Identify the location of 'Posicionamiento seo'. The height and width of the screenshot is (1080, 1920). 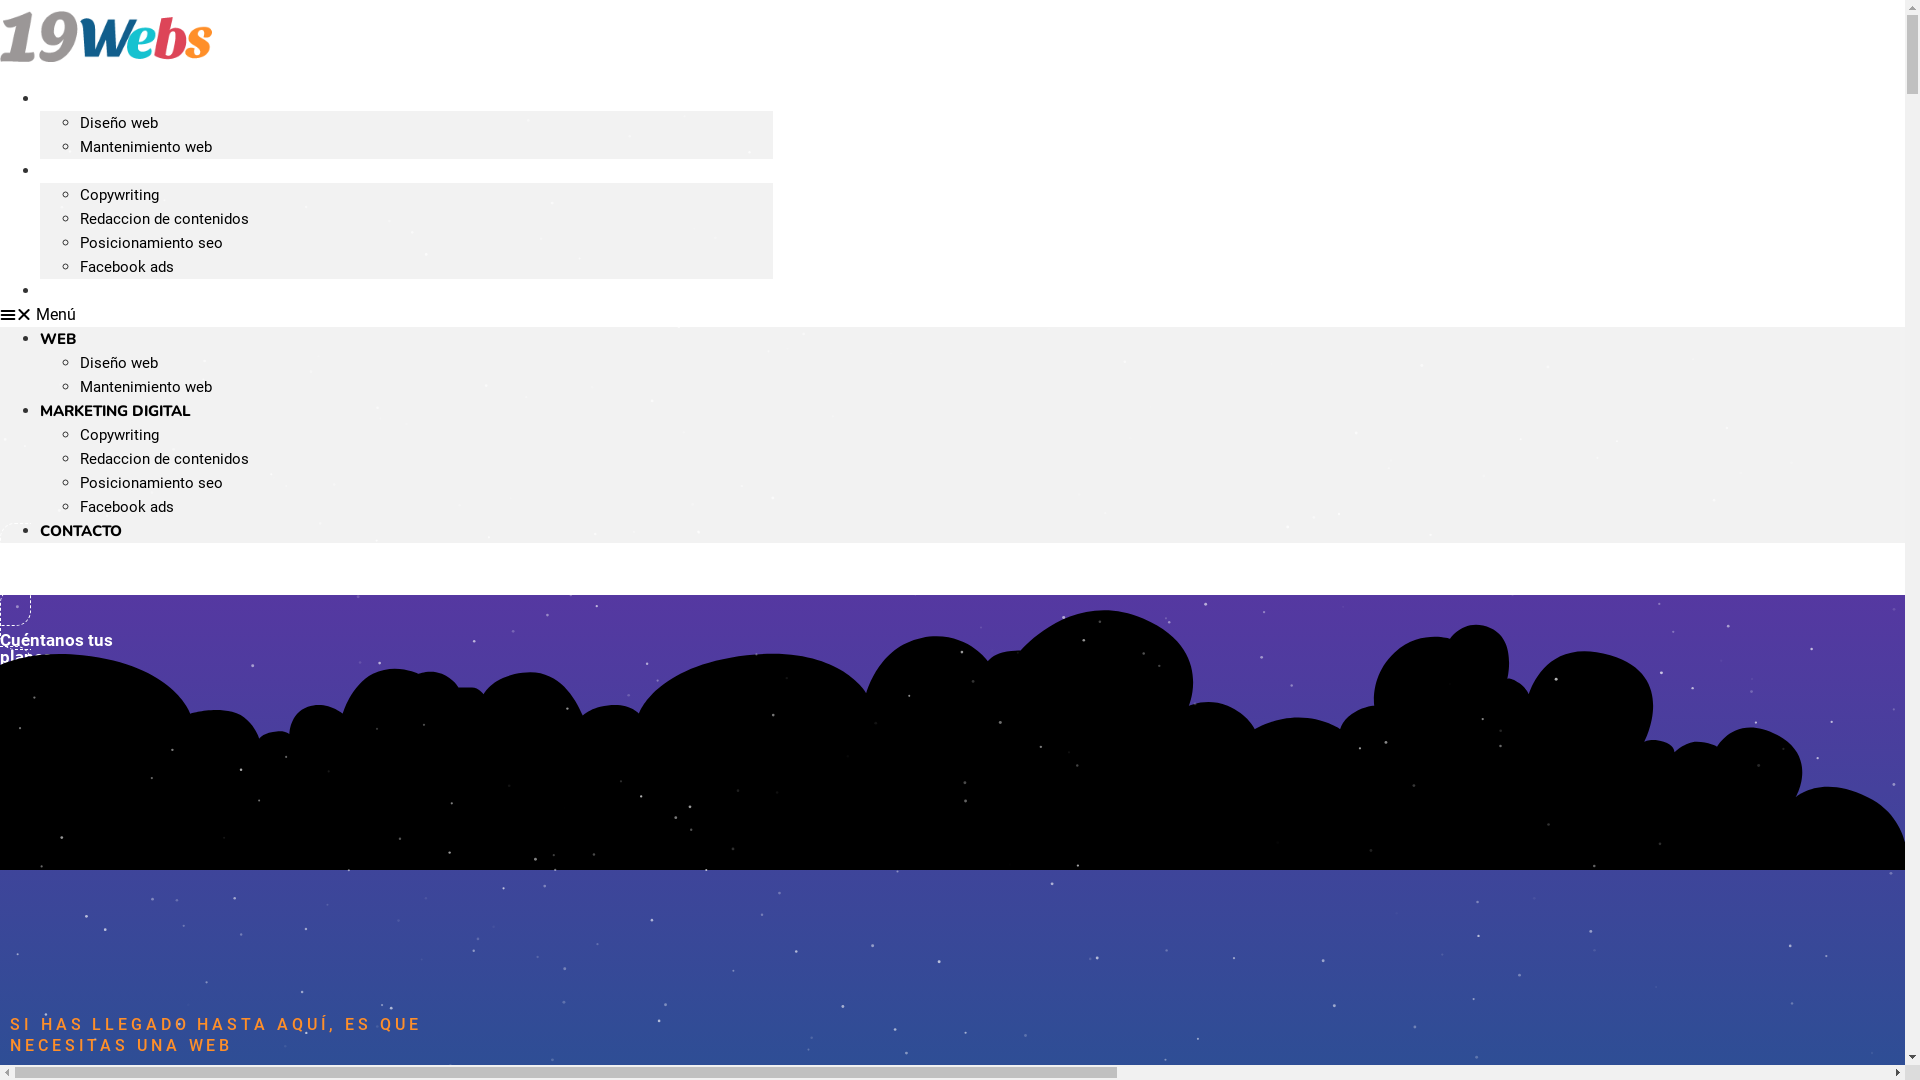
(150, 242).